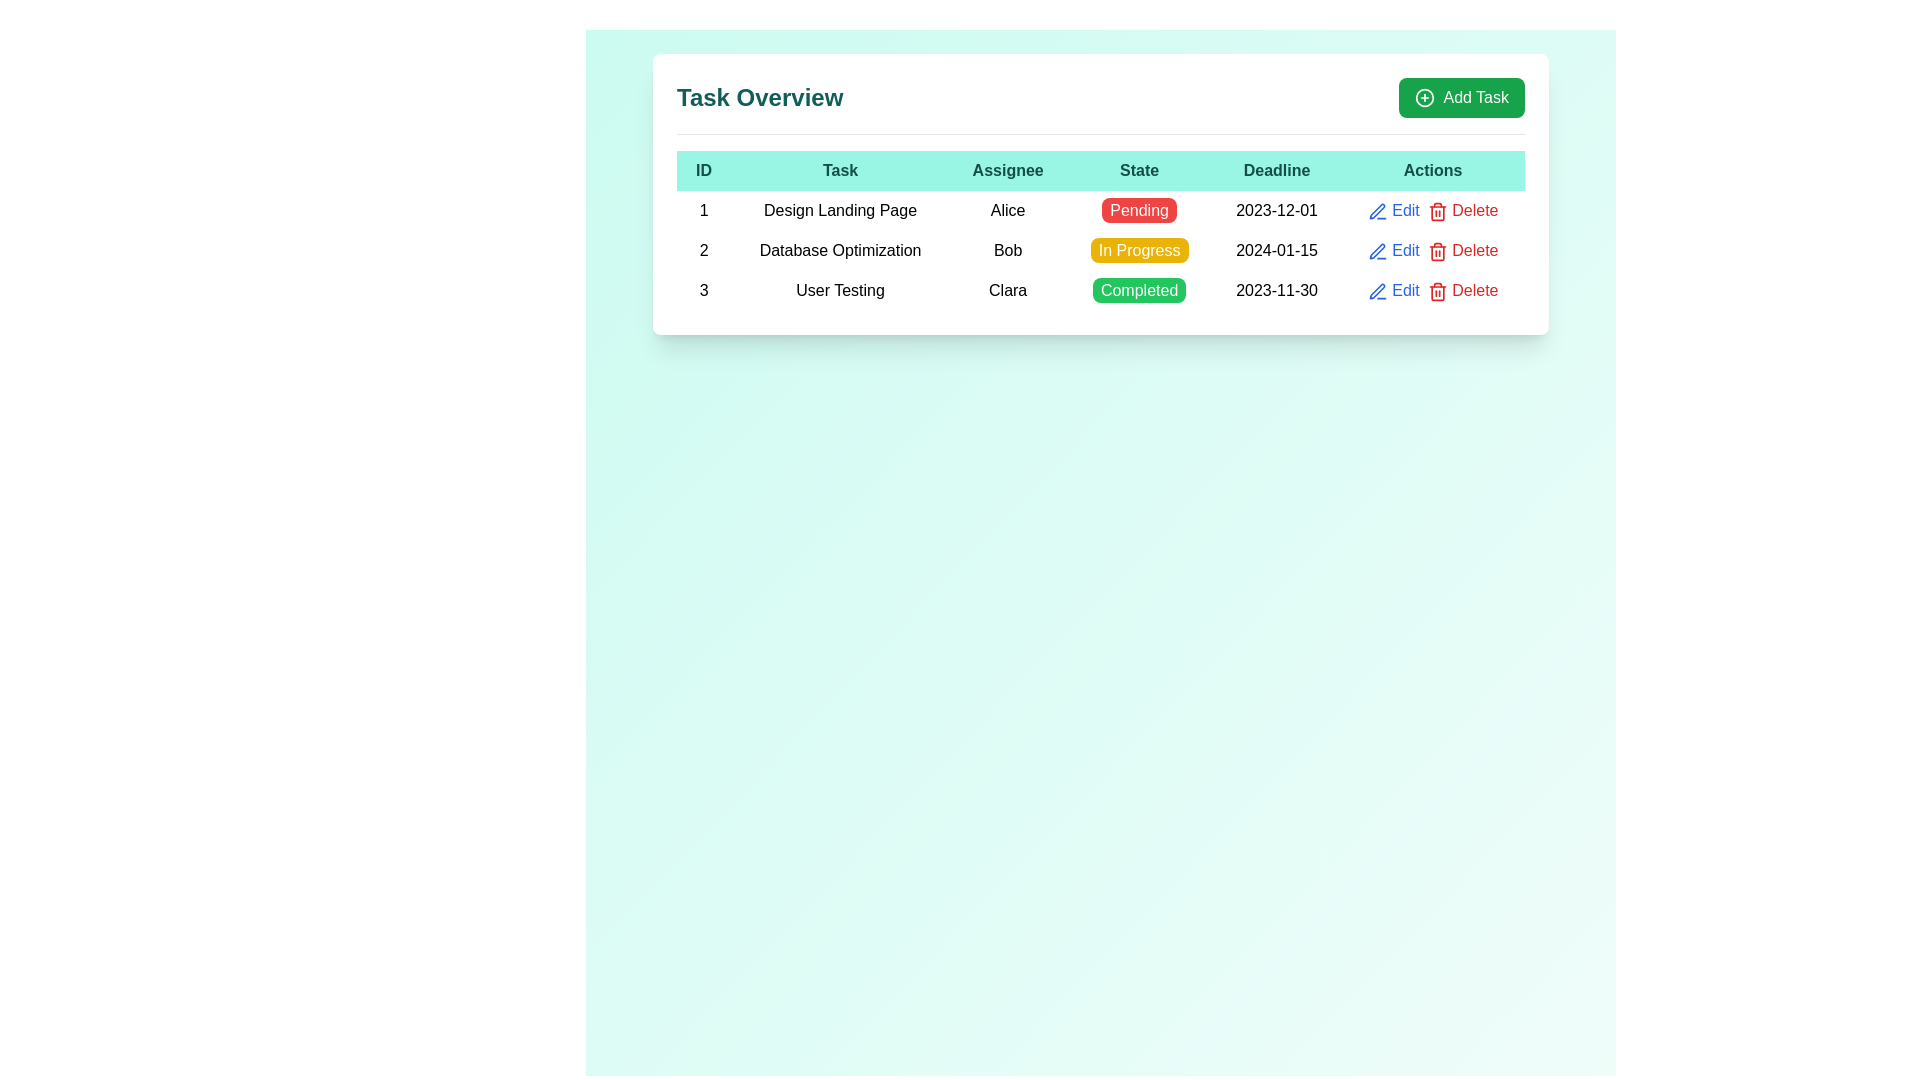 The image size is (1920, 1080). What do you see at coordinates (1099, 249) in the screenshot?
I see `the table row representing '2 Database Optimization Bob In Progress 2024-01-15', which features a yellow background and white text indicating 'In Progress'` at bounding box center [1099, 249].